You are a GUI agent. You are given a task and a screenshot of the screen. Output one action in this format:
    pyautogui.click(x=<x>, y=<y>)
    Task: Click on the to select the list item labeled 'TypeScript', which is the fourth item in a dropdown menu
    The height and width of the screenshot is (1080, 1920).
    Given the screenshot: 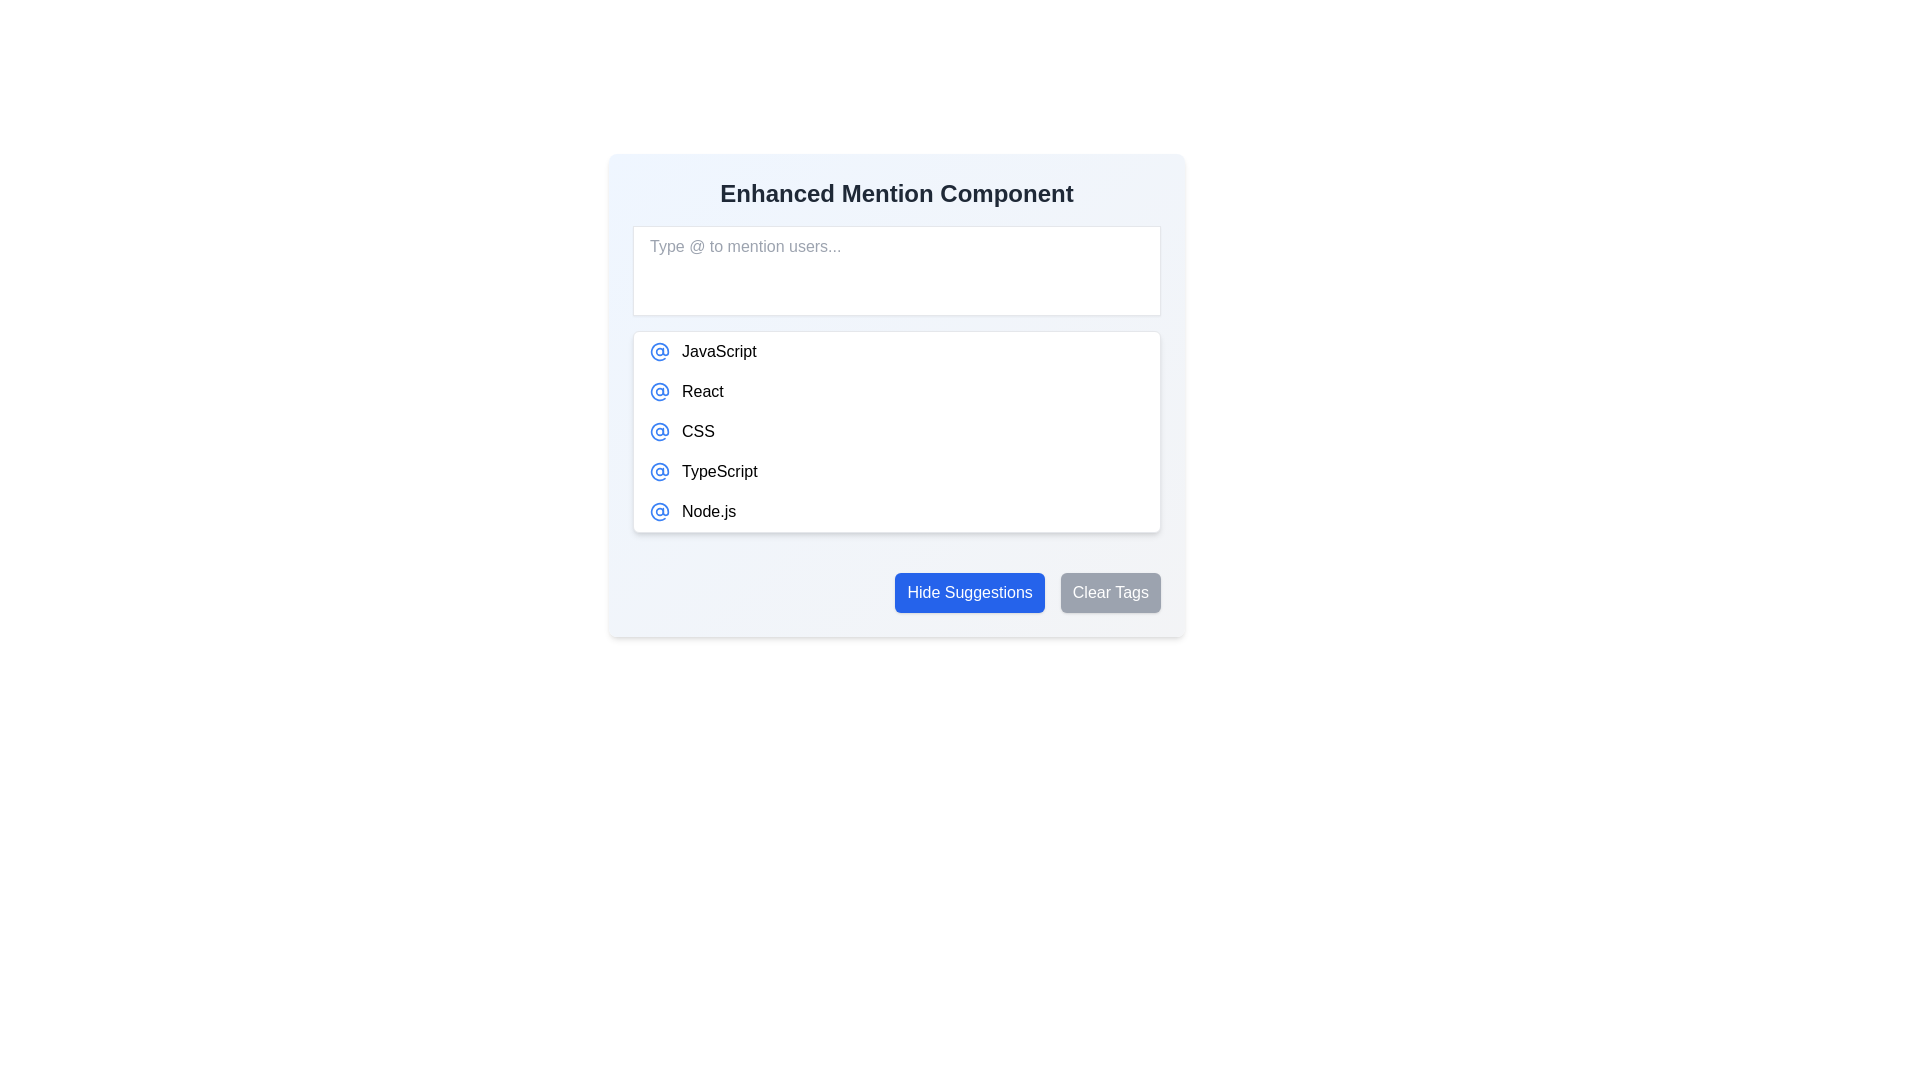 What is the action you would take?
    pyautogui.click(x=896, y=471)
    